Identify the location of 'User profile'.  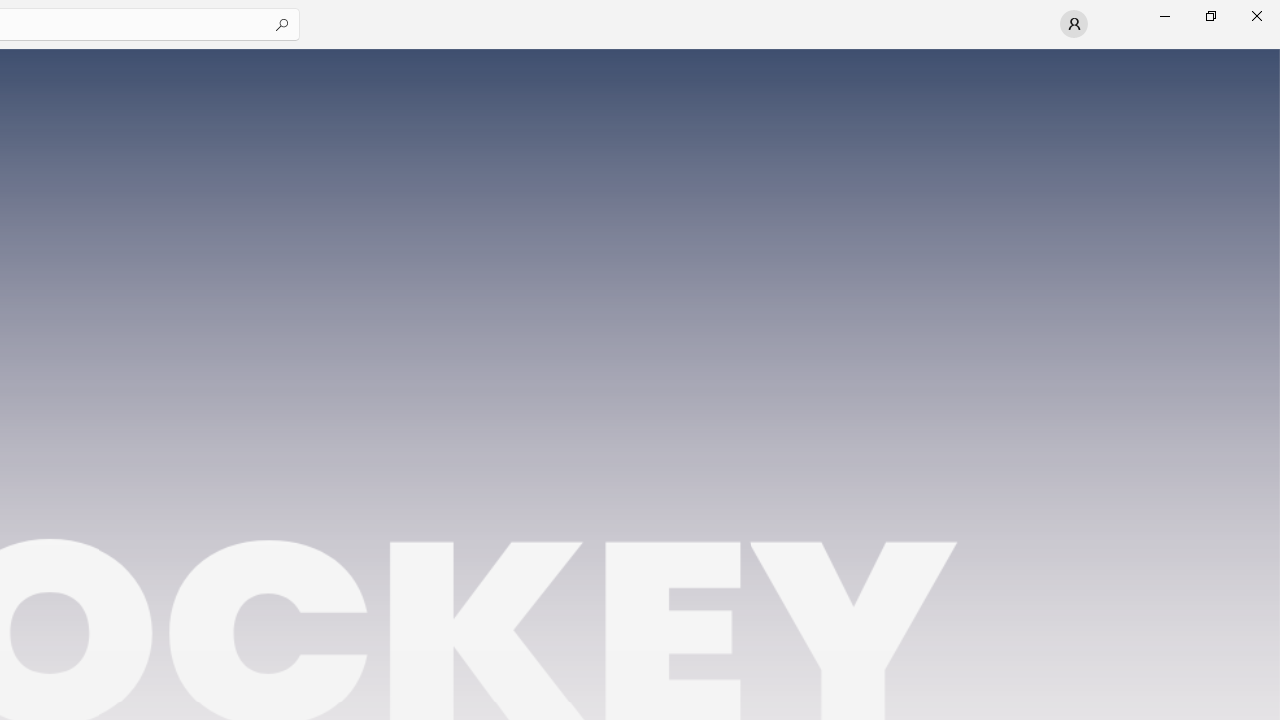
(1072, 24).